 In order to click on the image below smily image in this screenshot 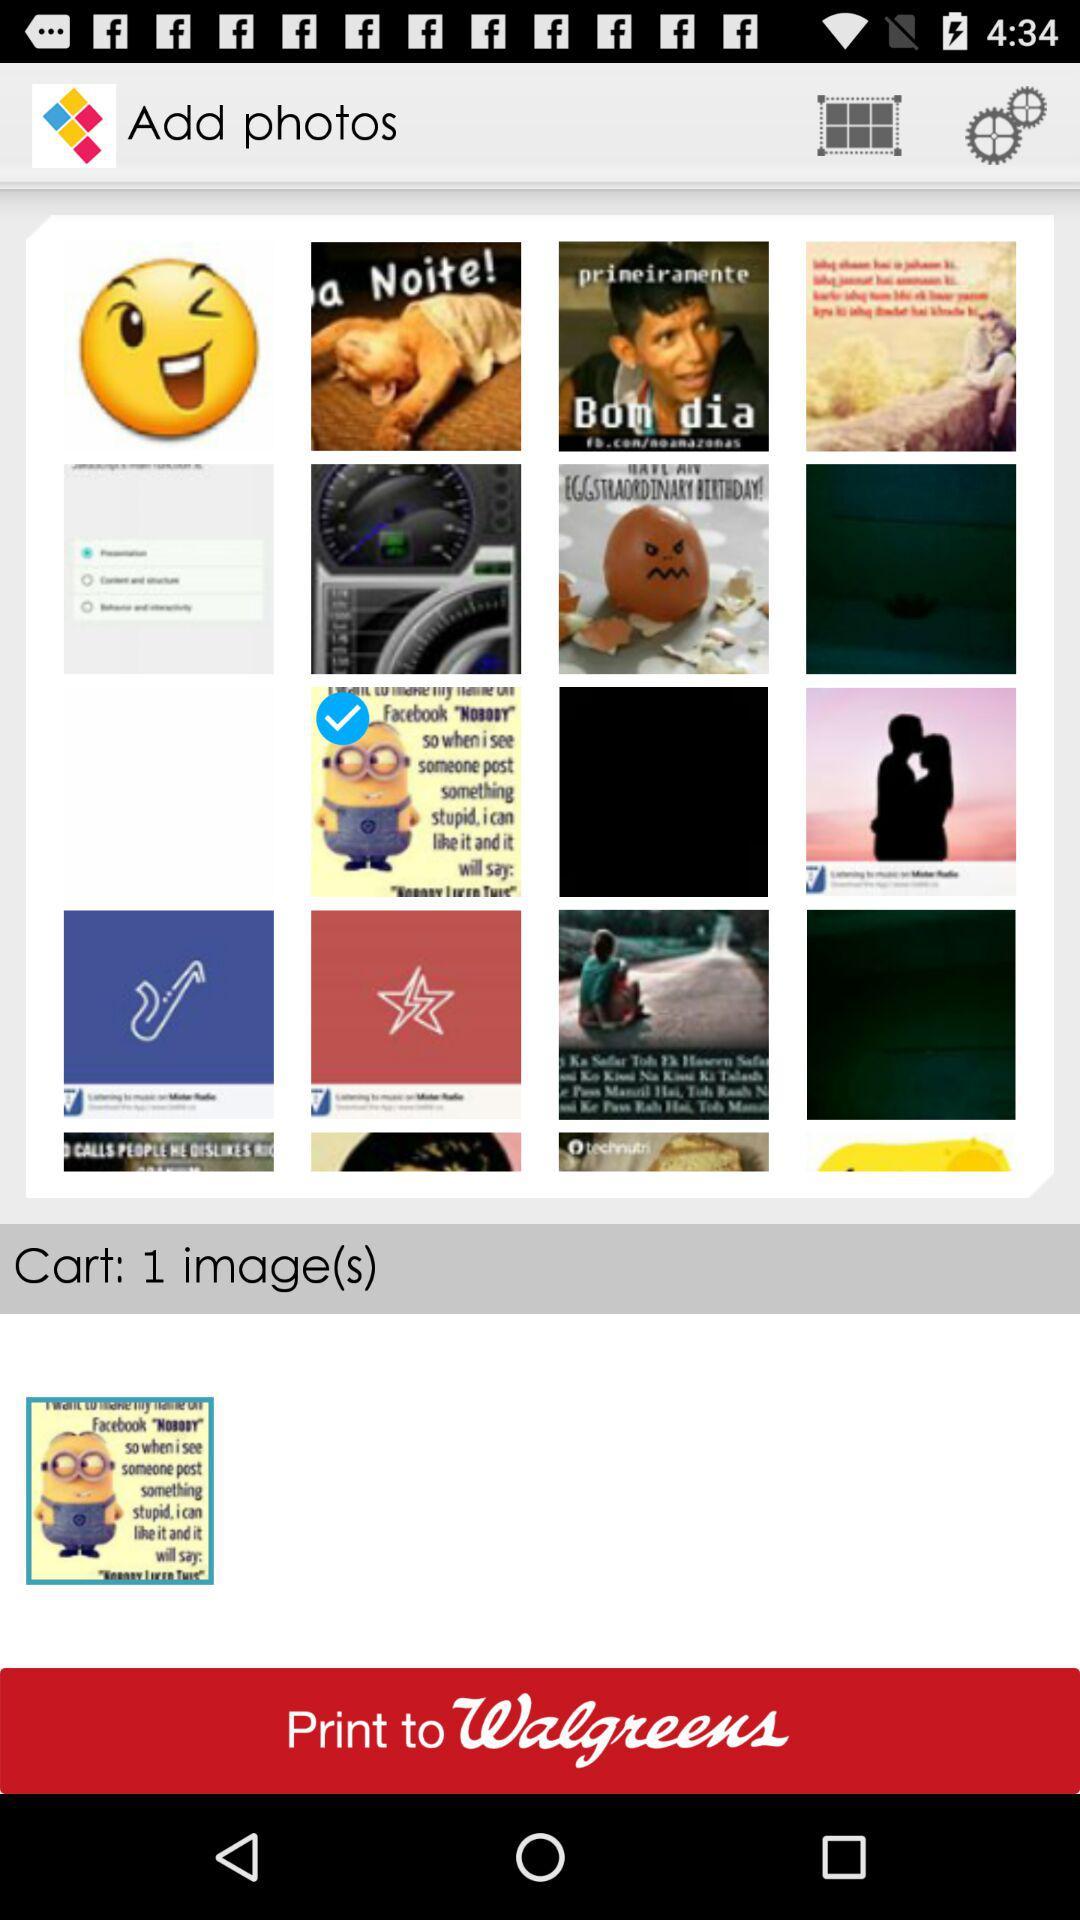, I will do `click(168, 568)`.